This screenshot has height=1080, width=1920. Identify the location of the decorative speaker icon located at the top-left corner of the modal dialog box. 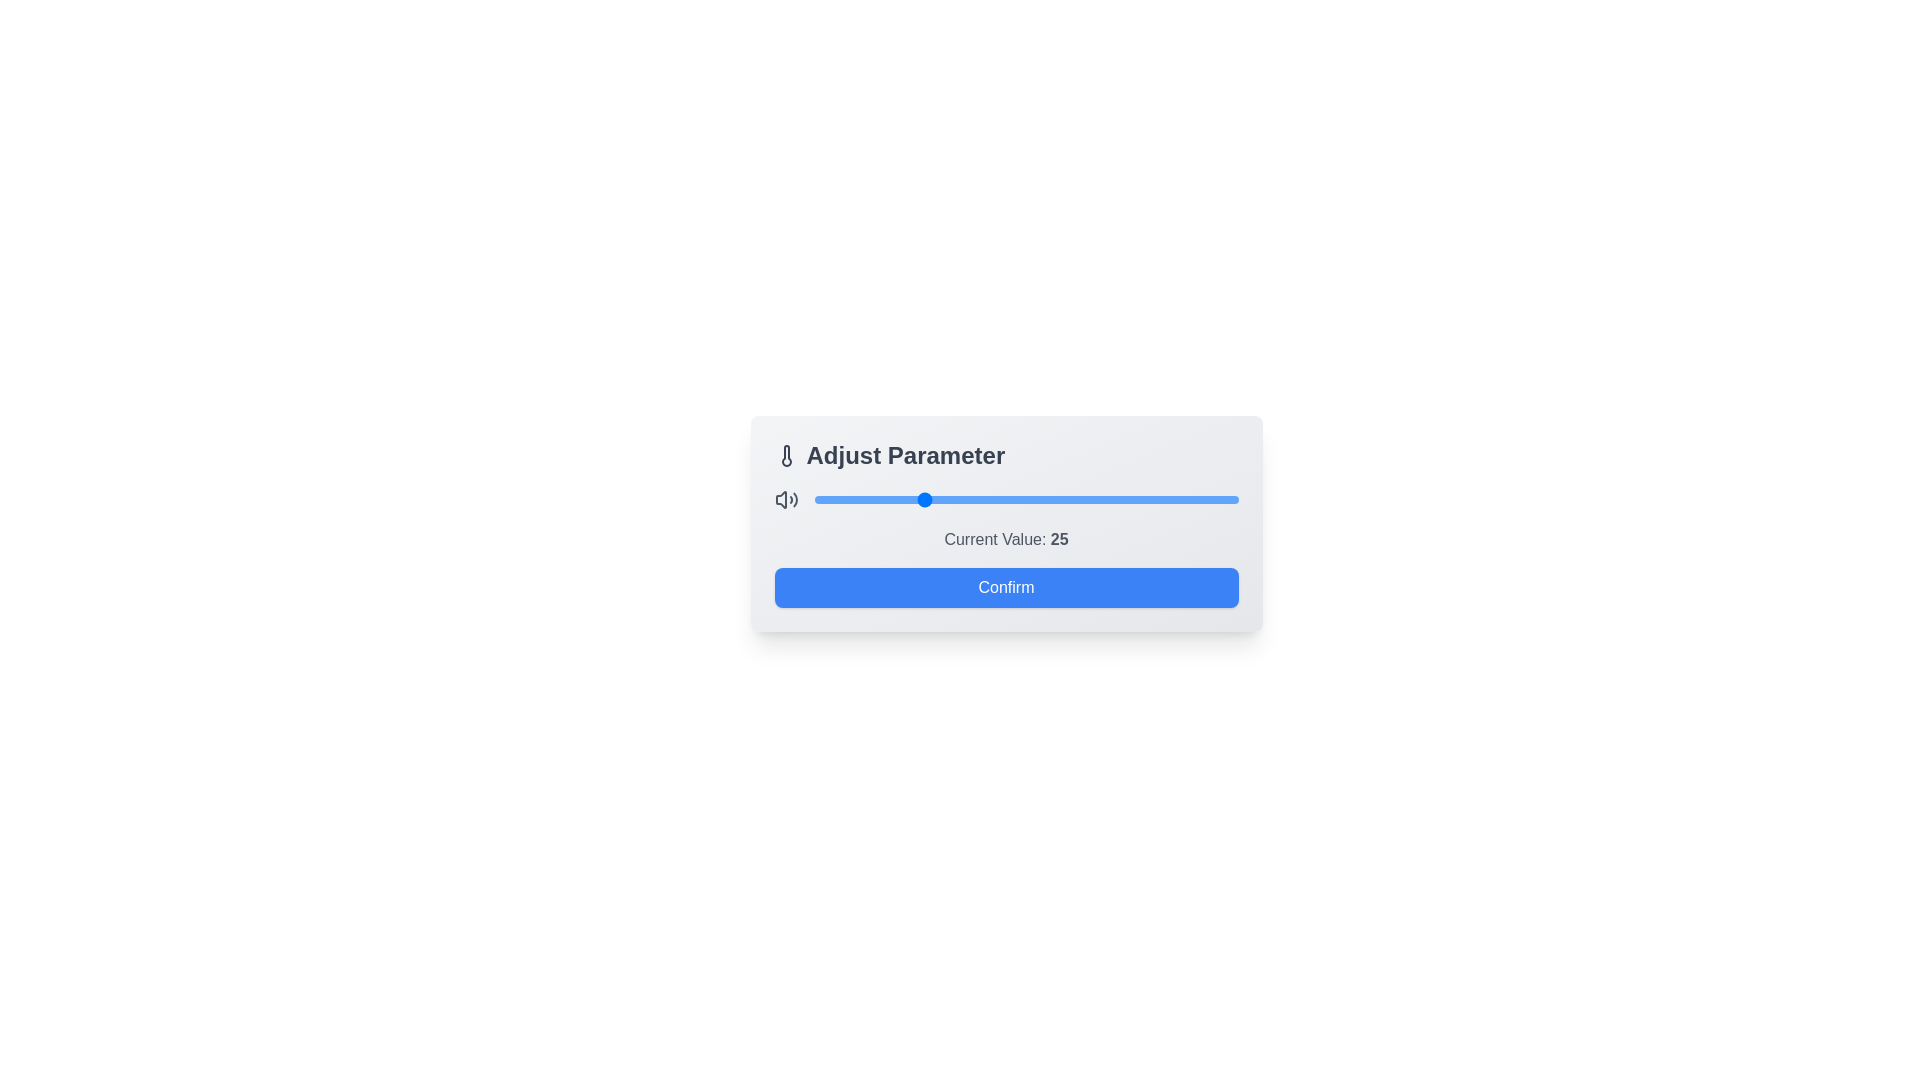
(780, 499).